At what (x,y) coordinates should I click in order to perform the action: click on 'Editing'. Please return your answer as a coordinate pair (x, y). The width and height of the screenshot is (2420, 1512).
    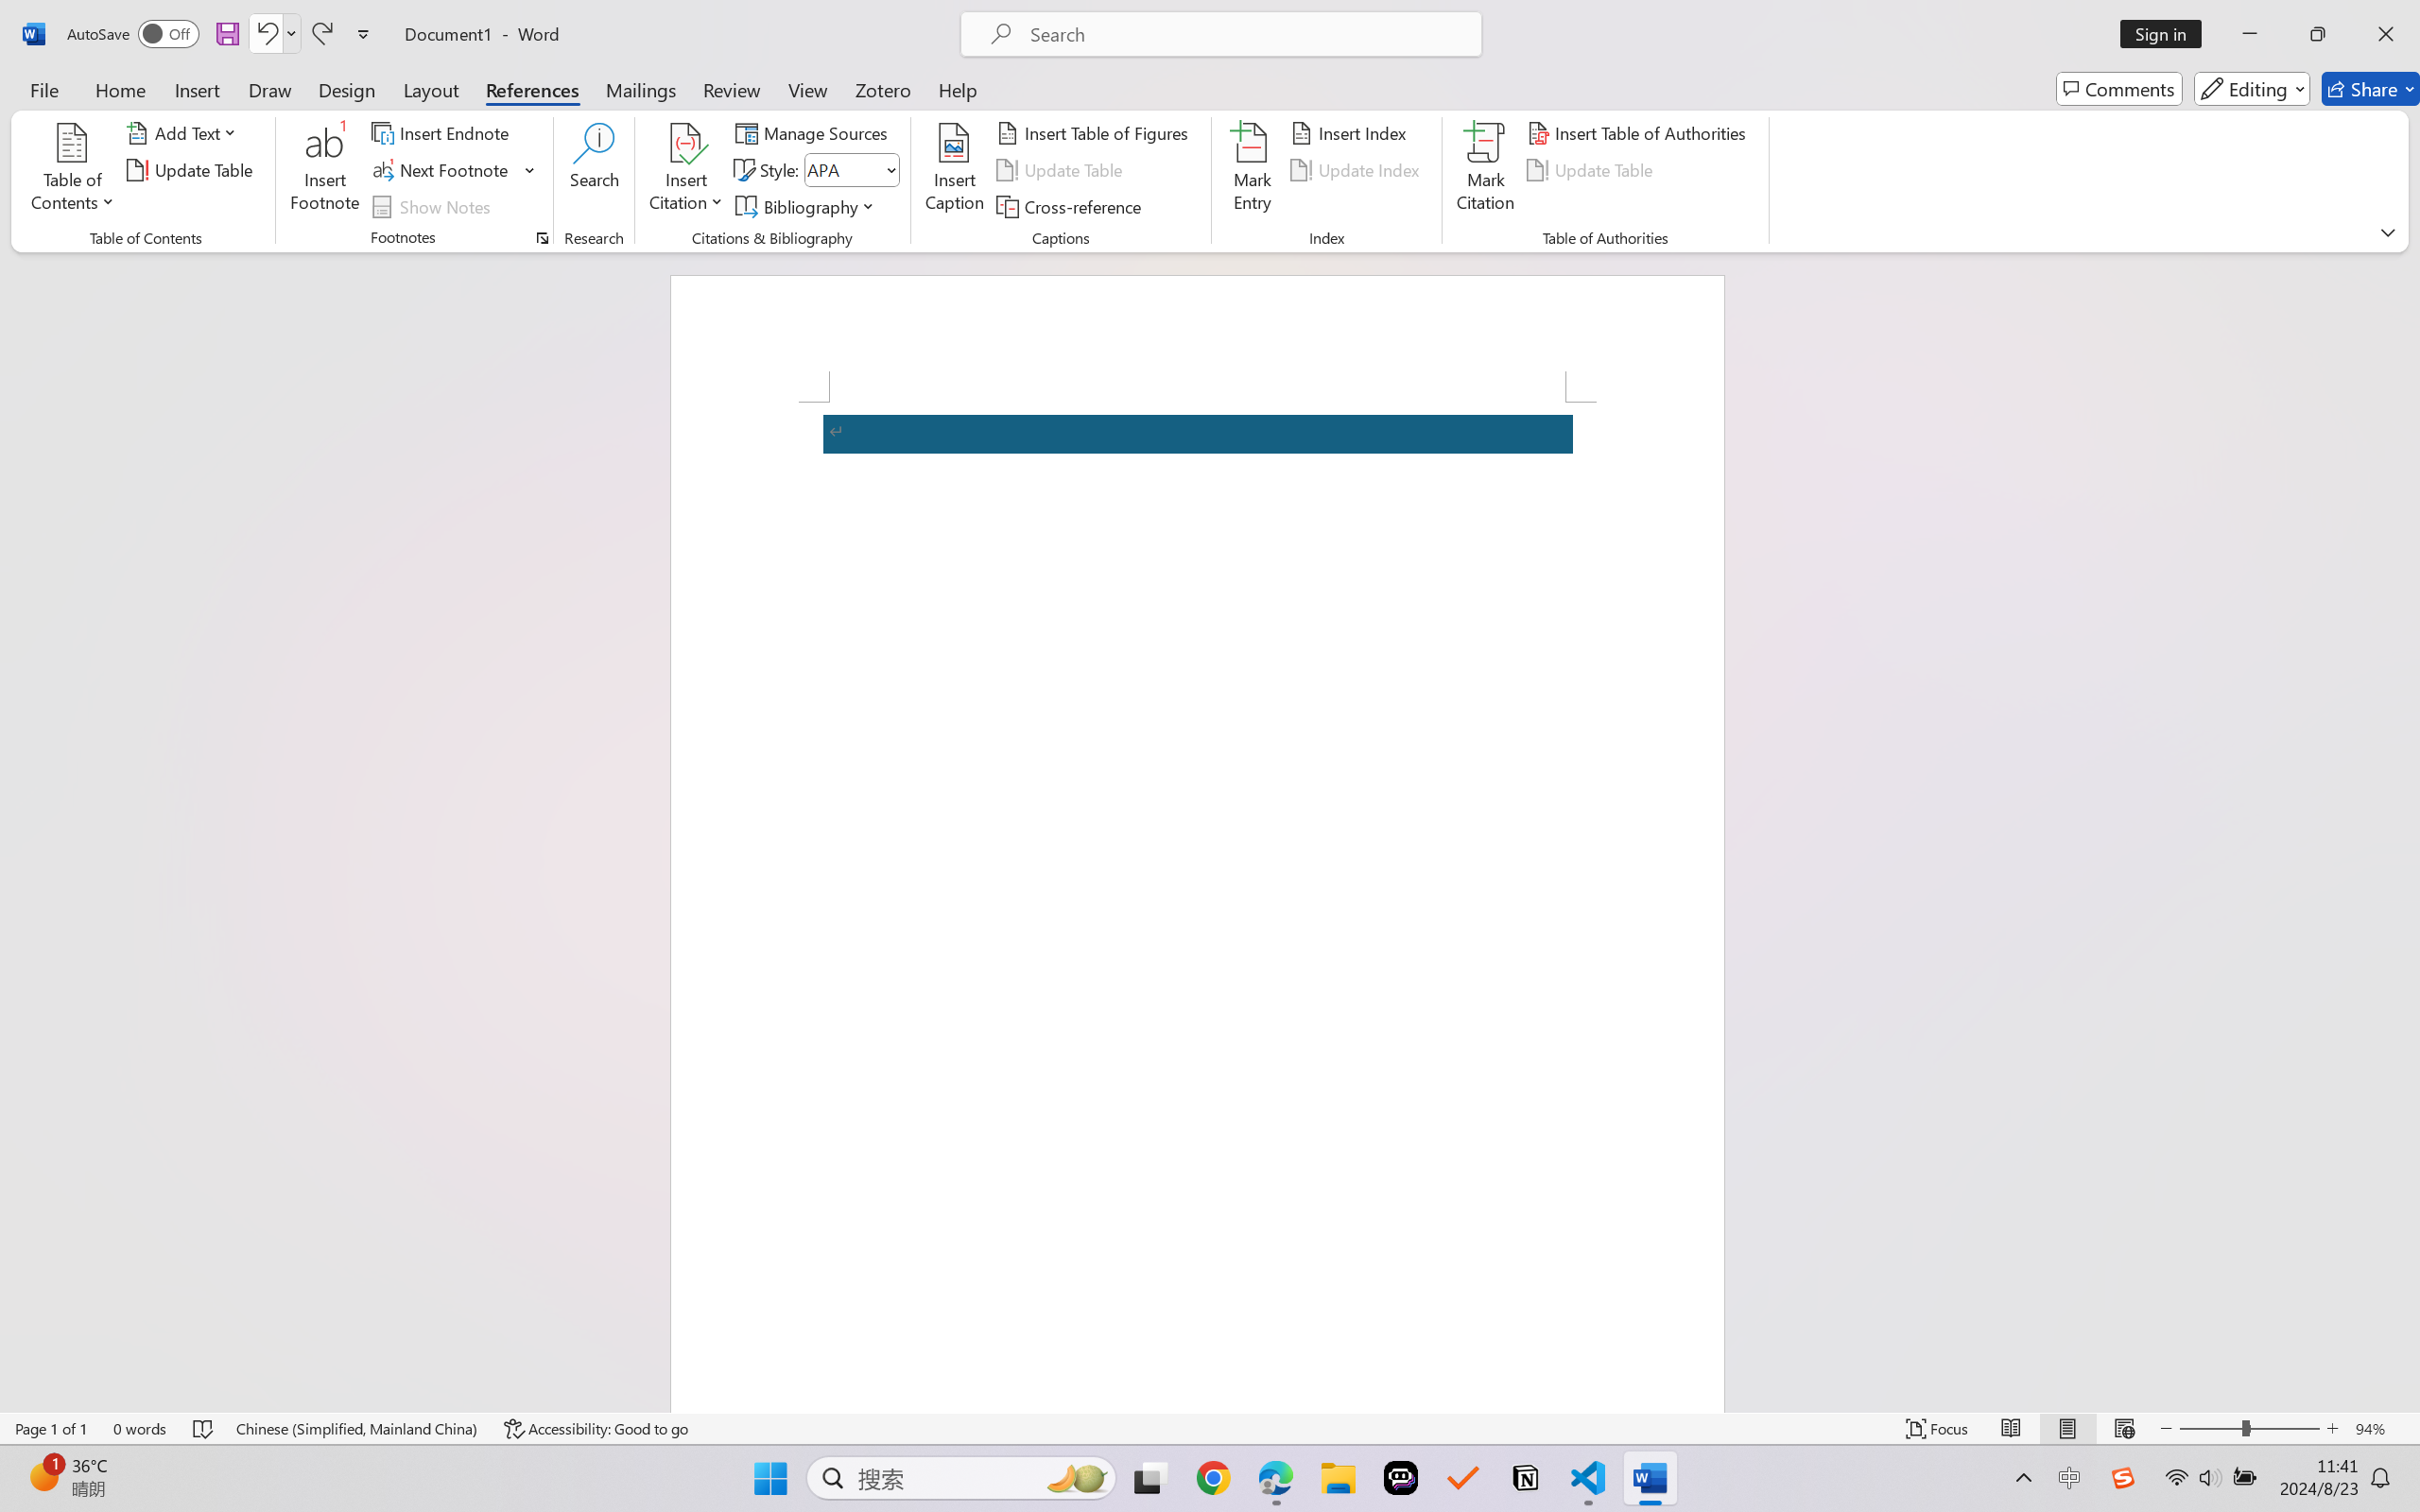
    Looking at the image, I should click on (2253, 88).